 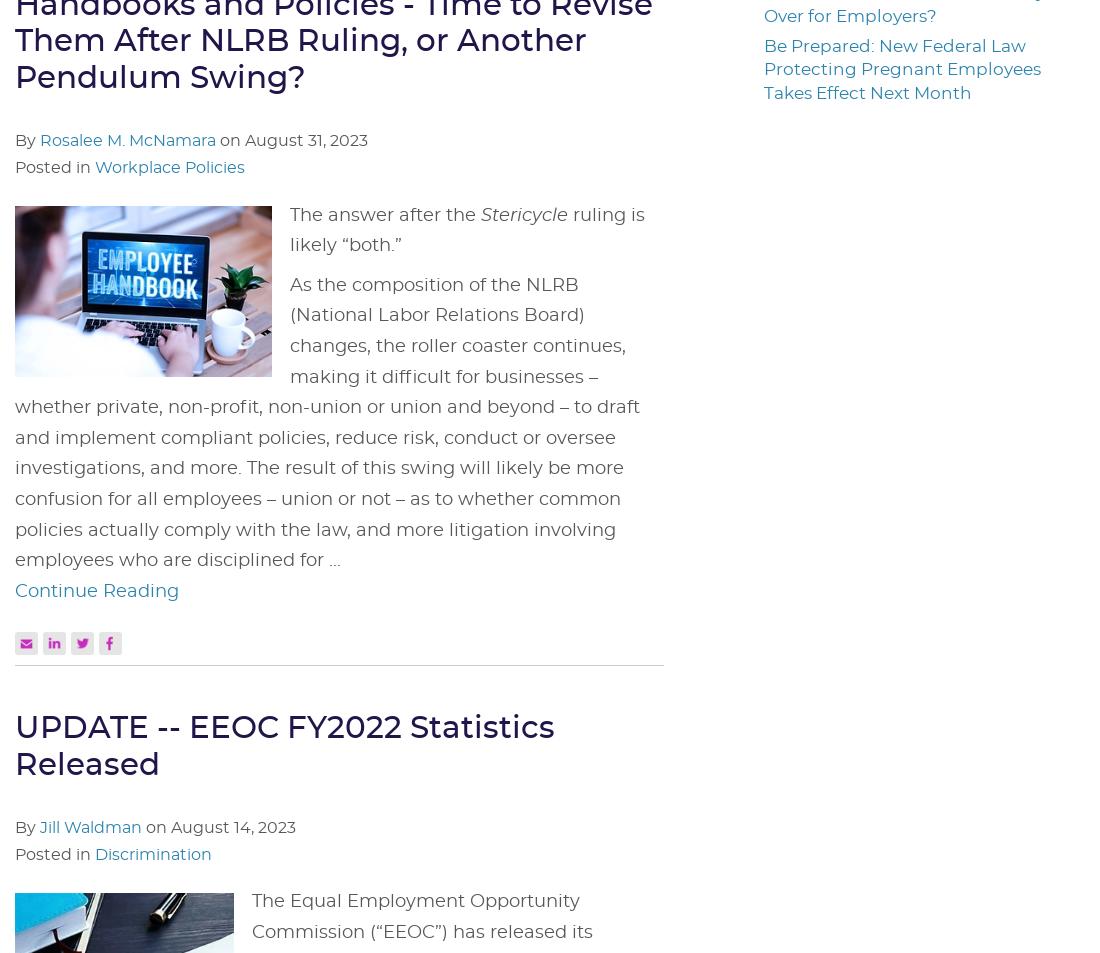 I want to click on 'August 14, 2023', so click(x=233, y=827).